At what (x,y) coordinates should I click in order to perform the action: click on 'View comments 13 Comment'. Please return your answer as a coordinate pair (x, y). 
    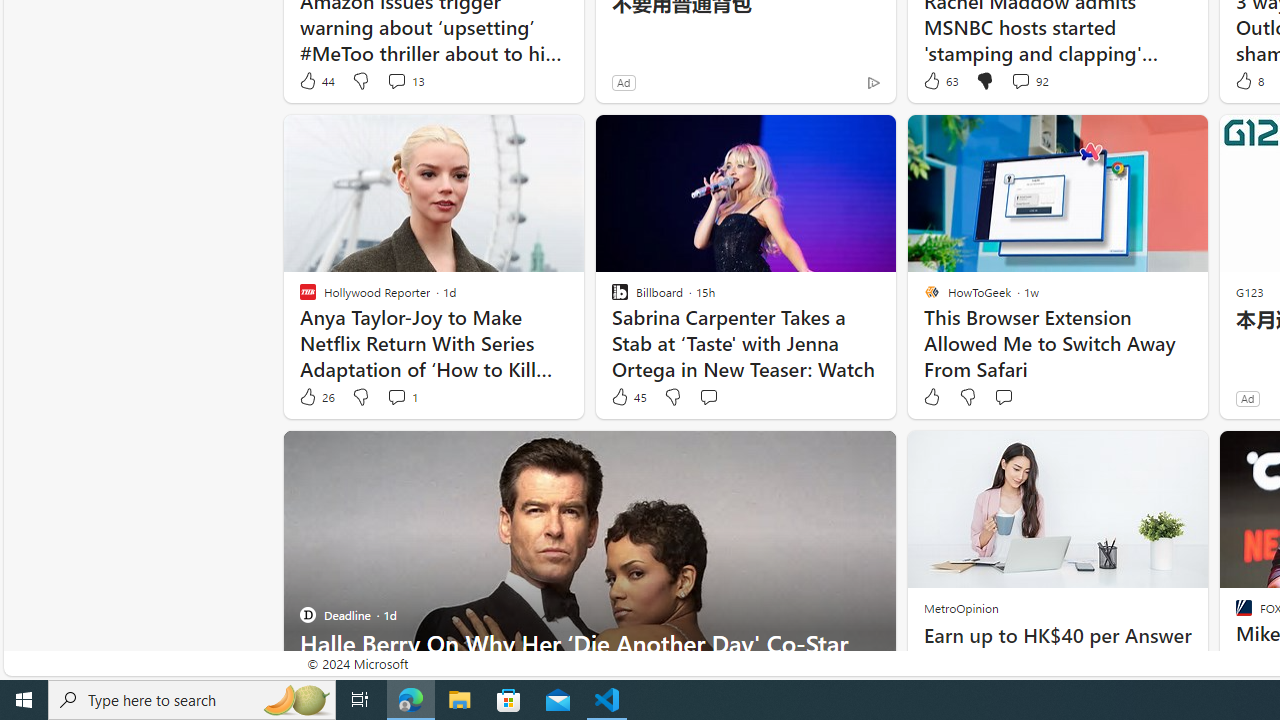
    Looking at the image, I should click on (396, 80).